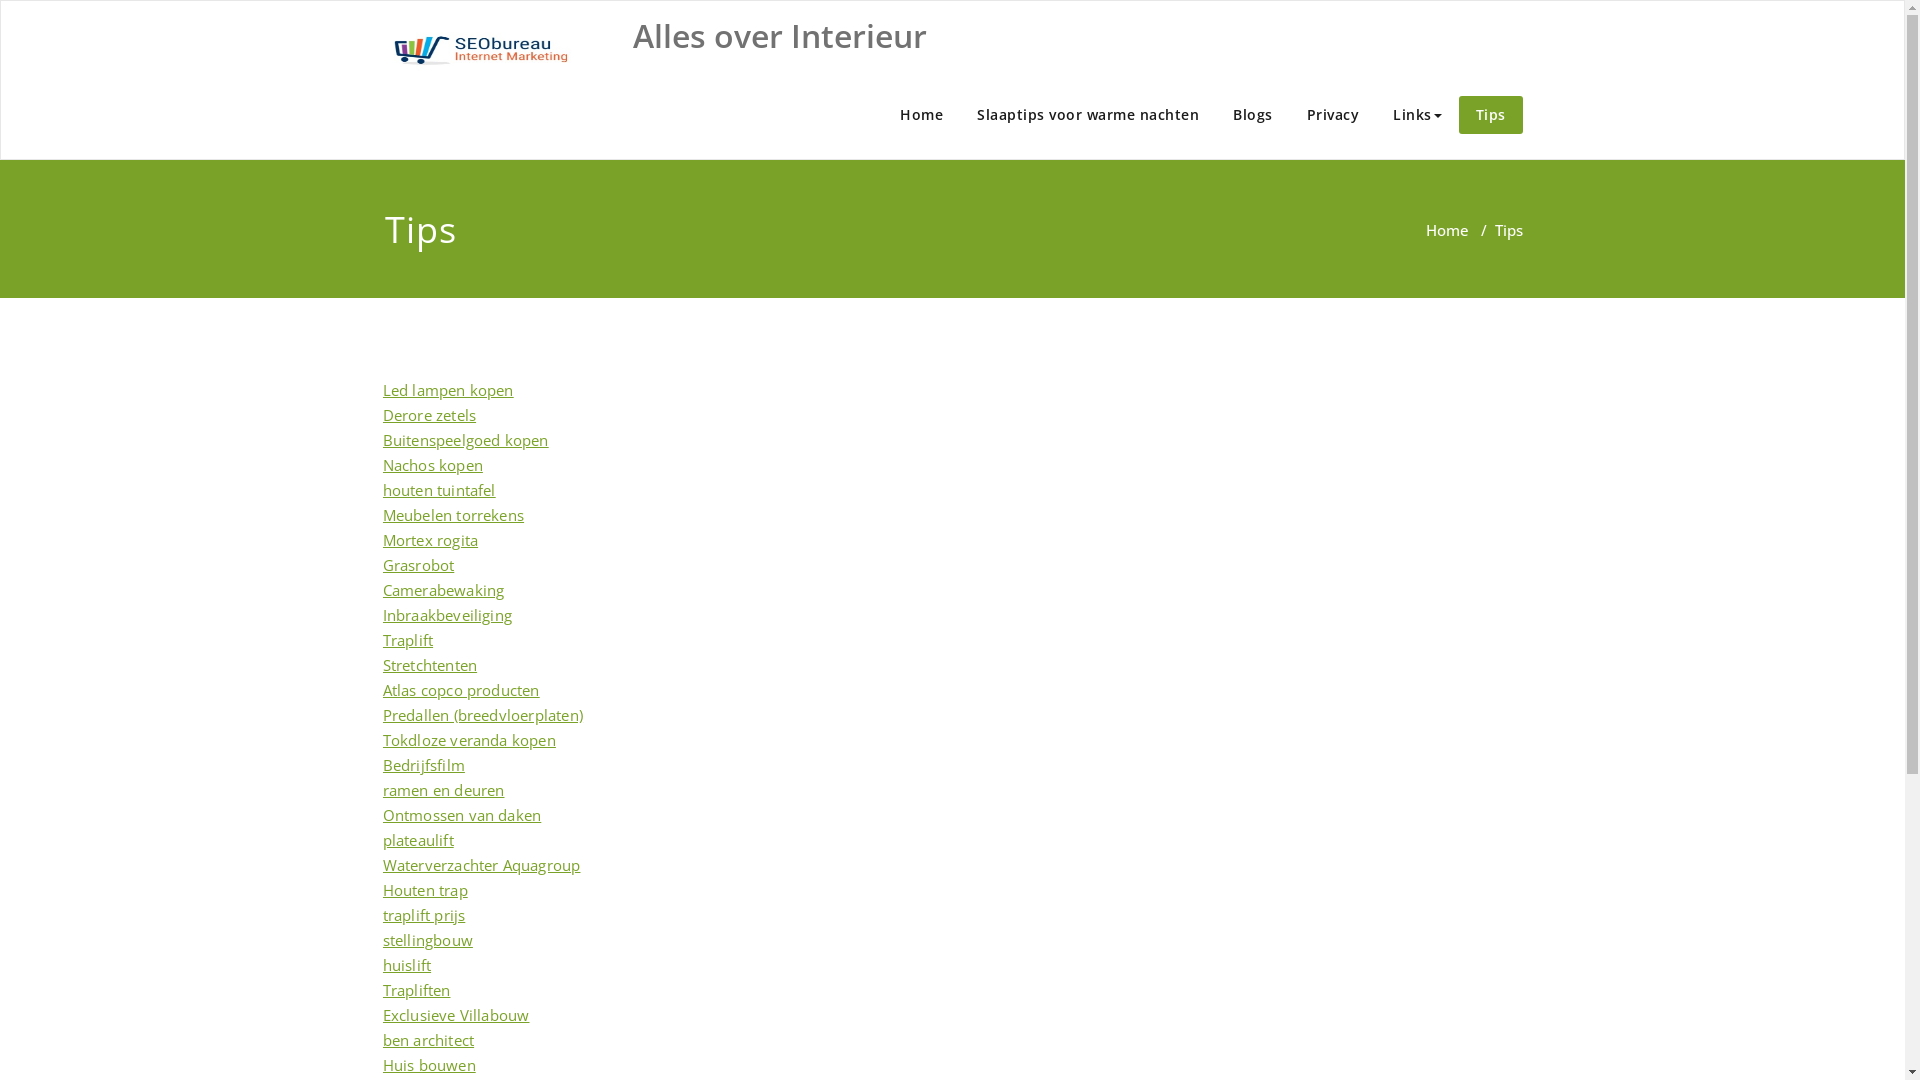 Image resolution: width=1920 pixels, height=1080 pixels. What do you see at coordinates (1375, 115) in the screenshot?
I see `'Links'` at bounding box center [1375, 115].